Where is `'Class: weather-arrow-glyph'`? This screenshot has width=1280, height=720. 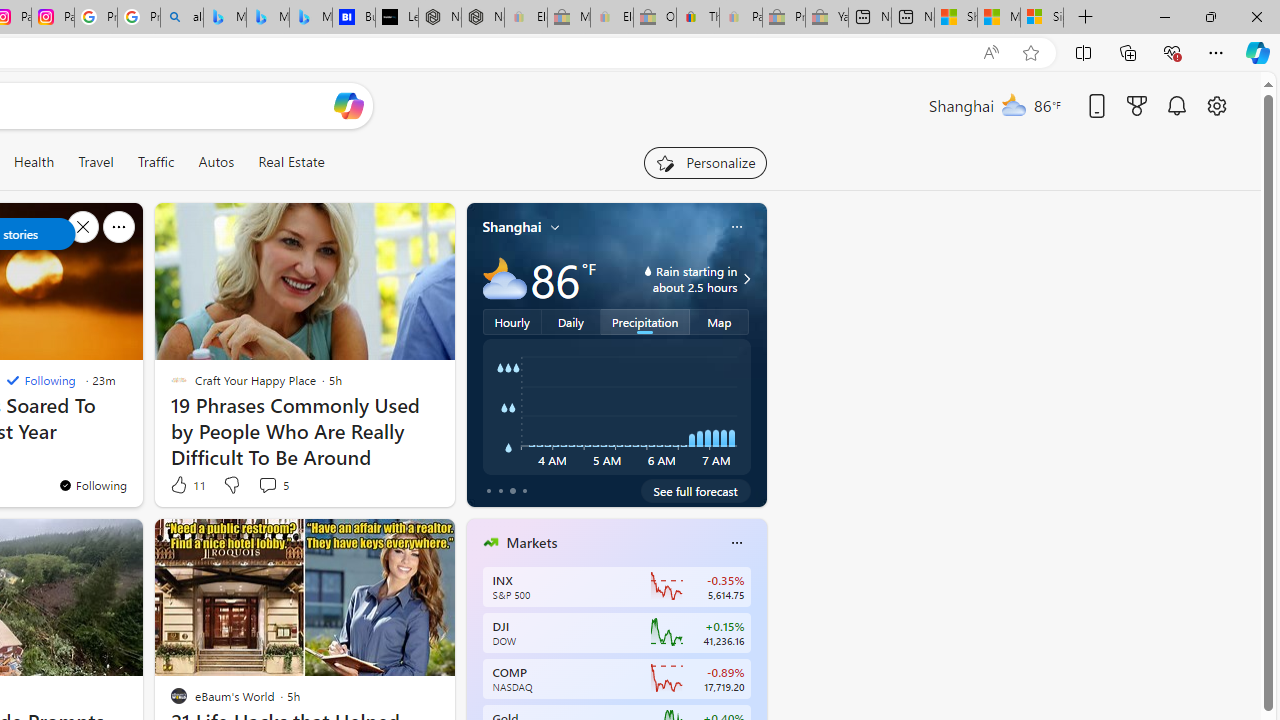 'Class: weather-arrow-glyph' is located at coordinates (745, 279).